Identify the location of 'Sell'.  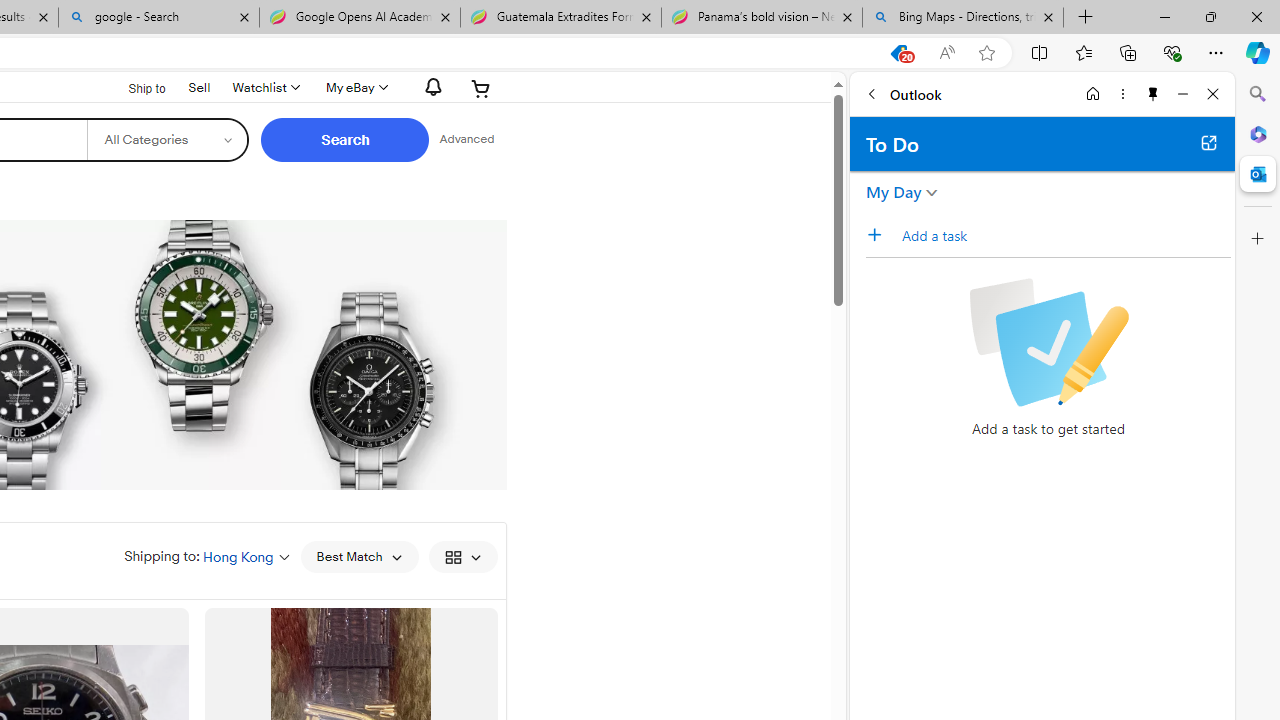
(199, 85).